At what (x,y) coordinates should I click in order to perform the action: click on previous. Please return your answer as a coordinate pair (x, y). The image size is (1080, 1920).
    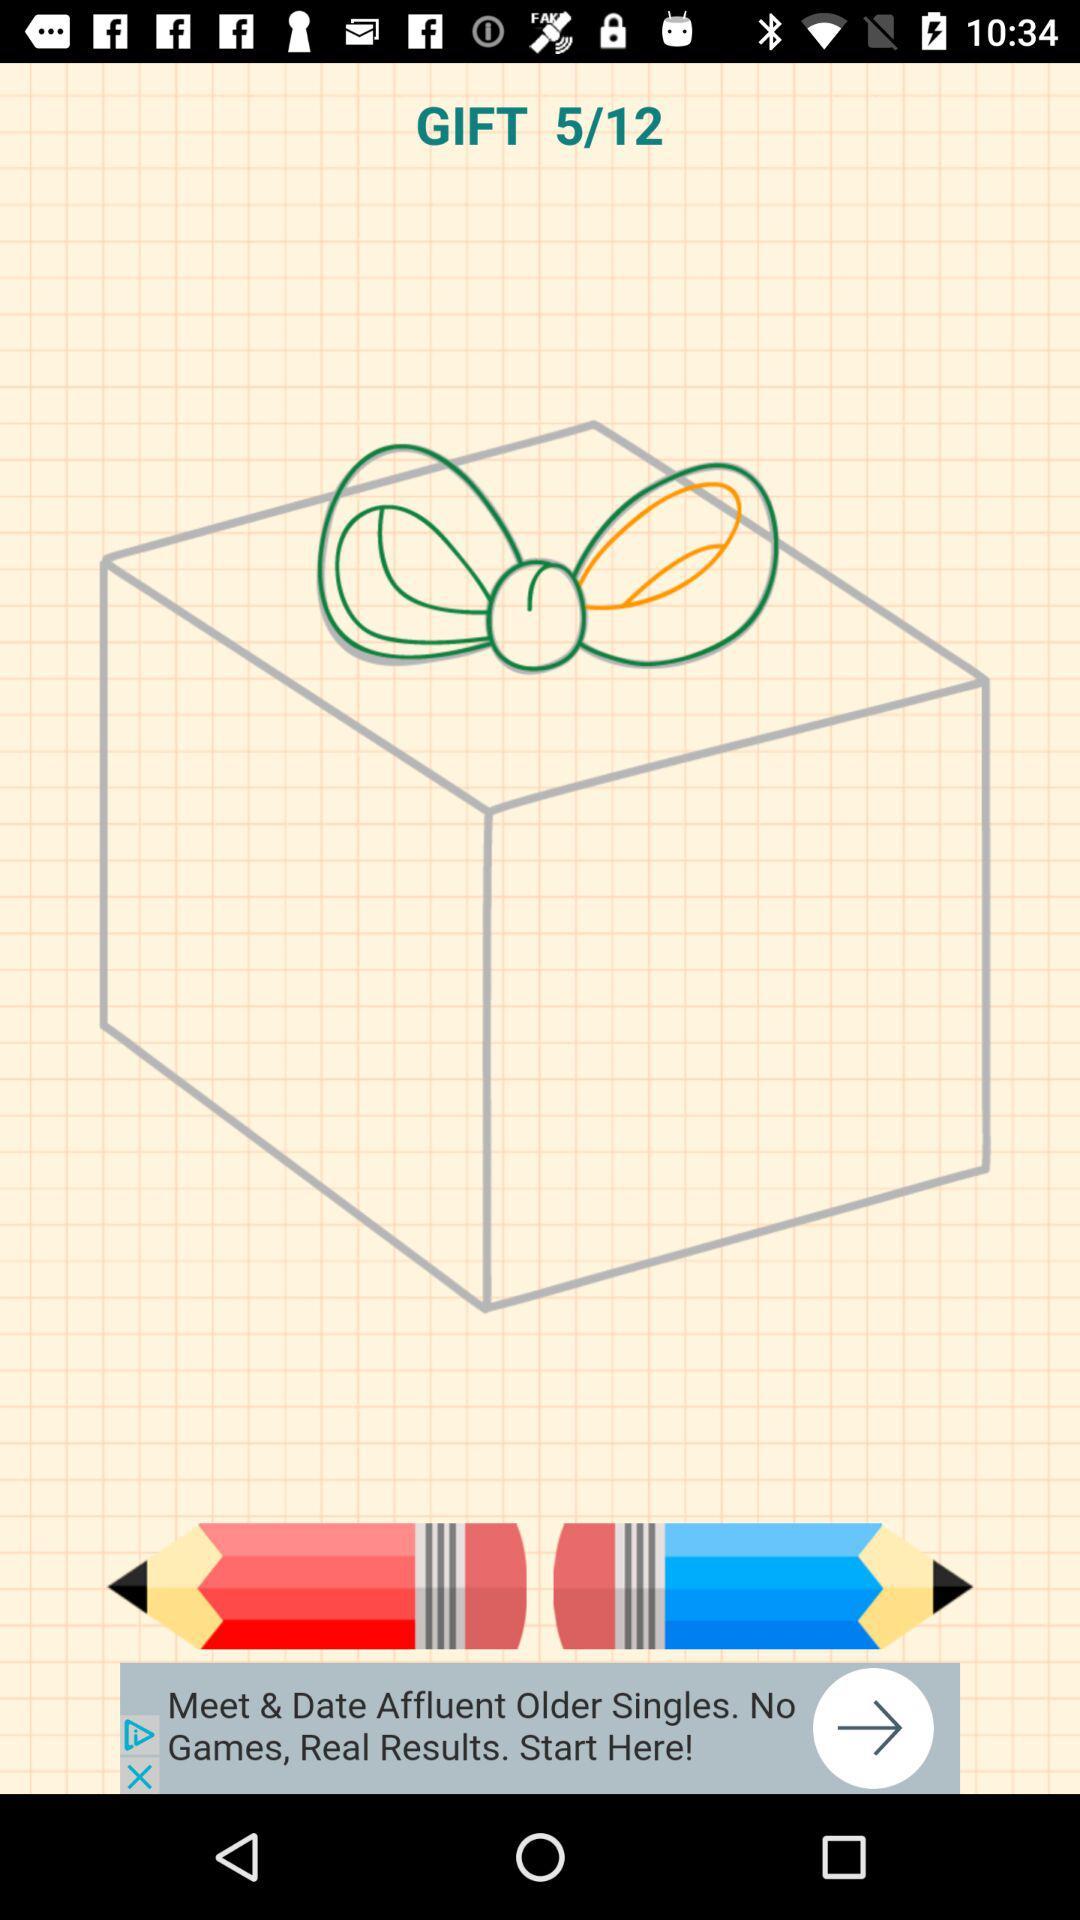
    Looking at the image, I should click on (315, 1585).